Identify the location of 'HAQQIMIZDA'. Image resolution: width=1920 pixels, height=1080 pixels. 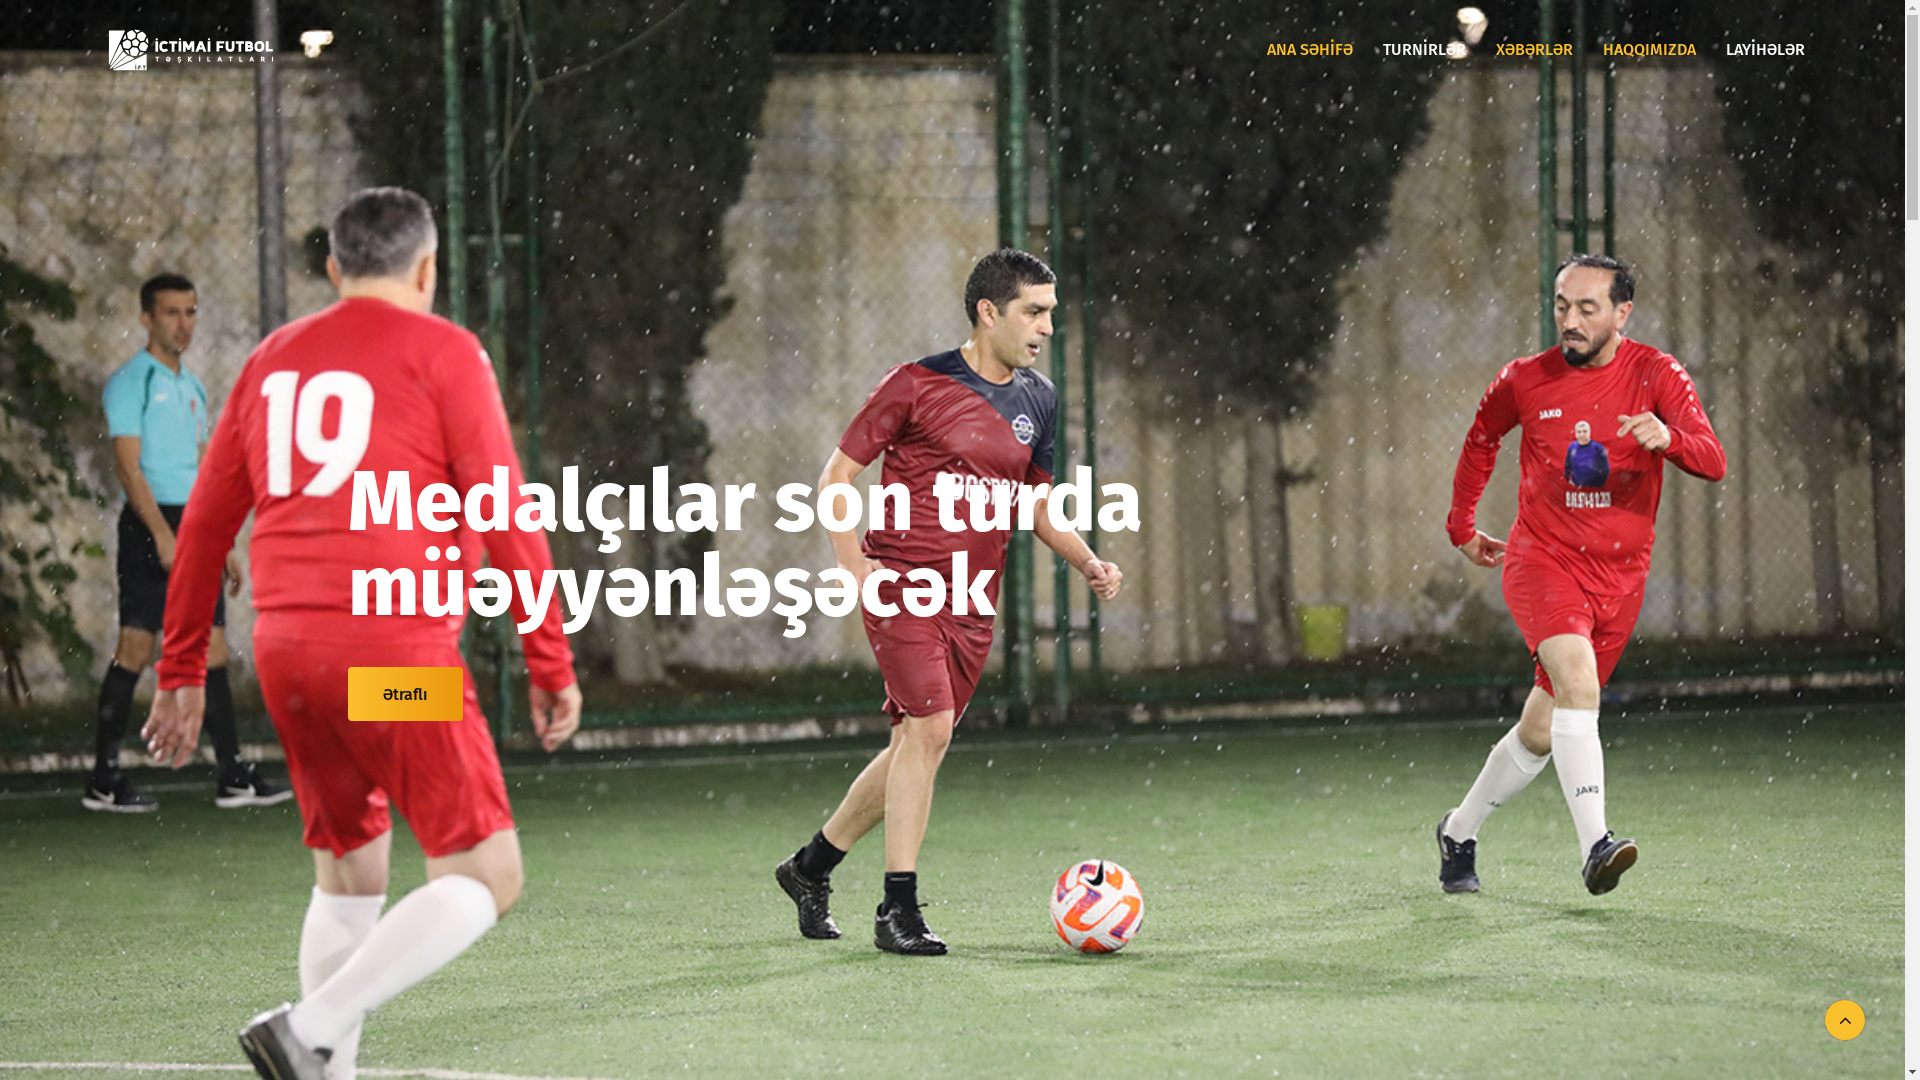
(1649, 49).